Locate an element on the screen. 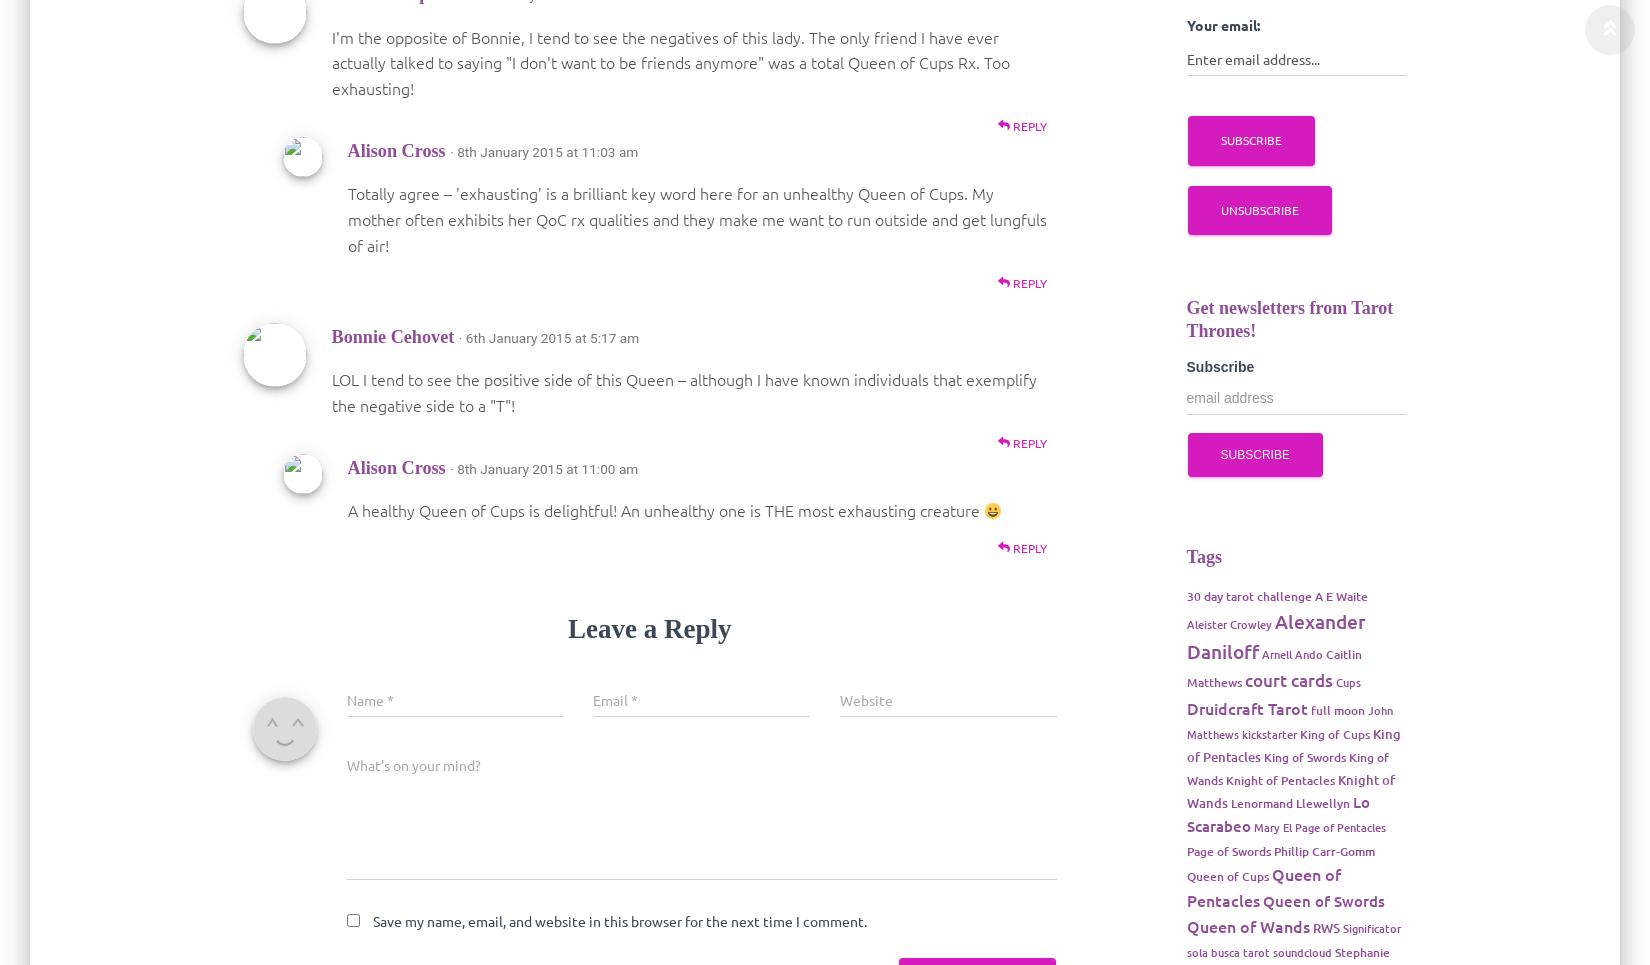 The width and height of the screenshot is (1650, 965). 'Queen of Swords' is located at coordinates (1321, 898).